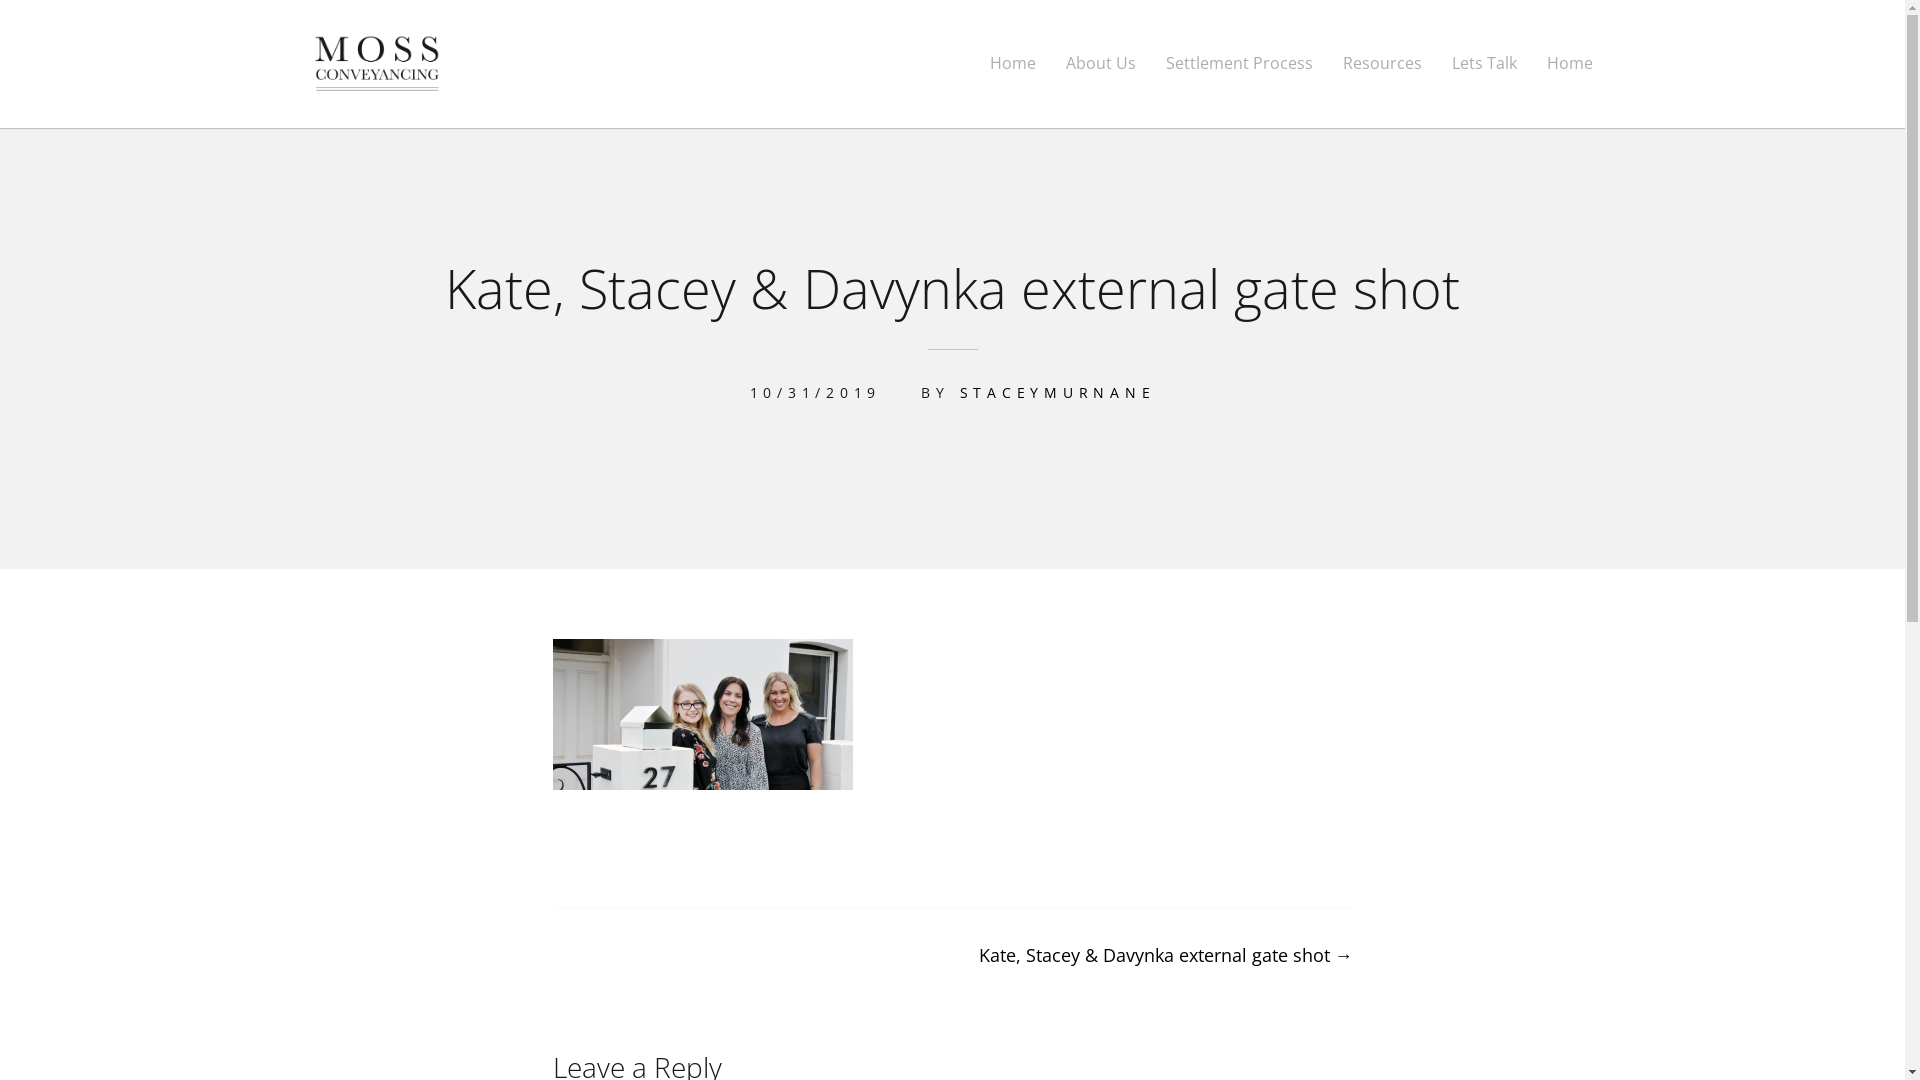  I want to click on 'Moss Conveyancing', so click(441, 116).